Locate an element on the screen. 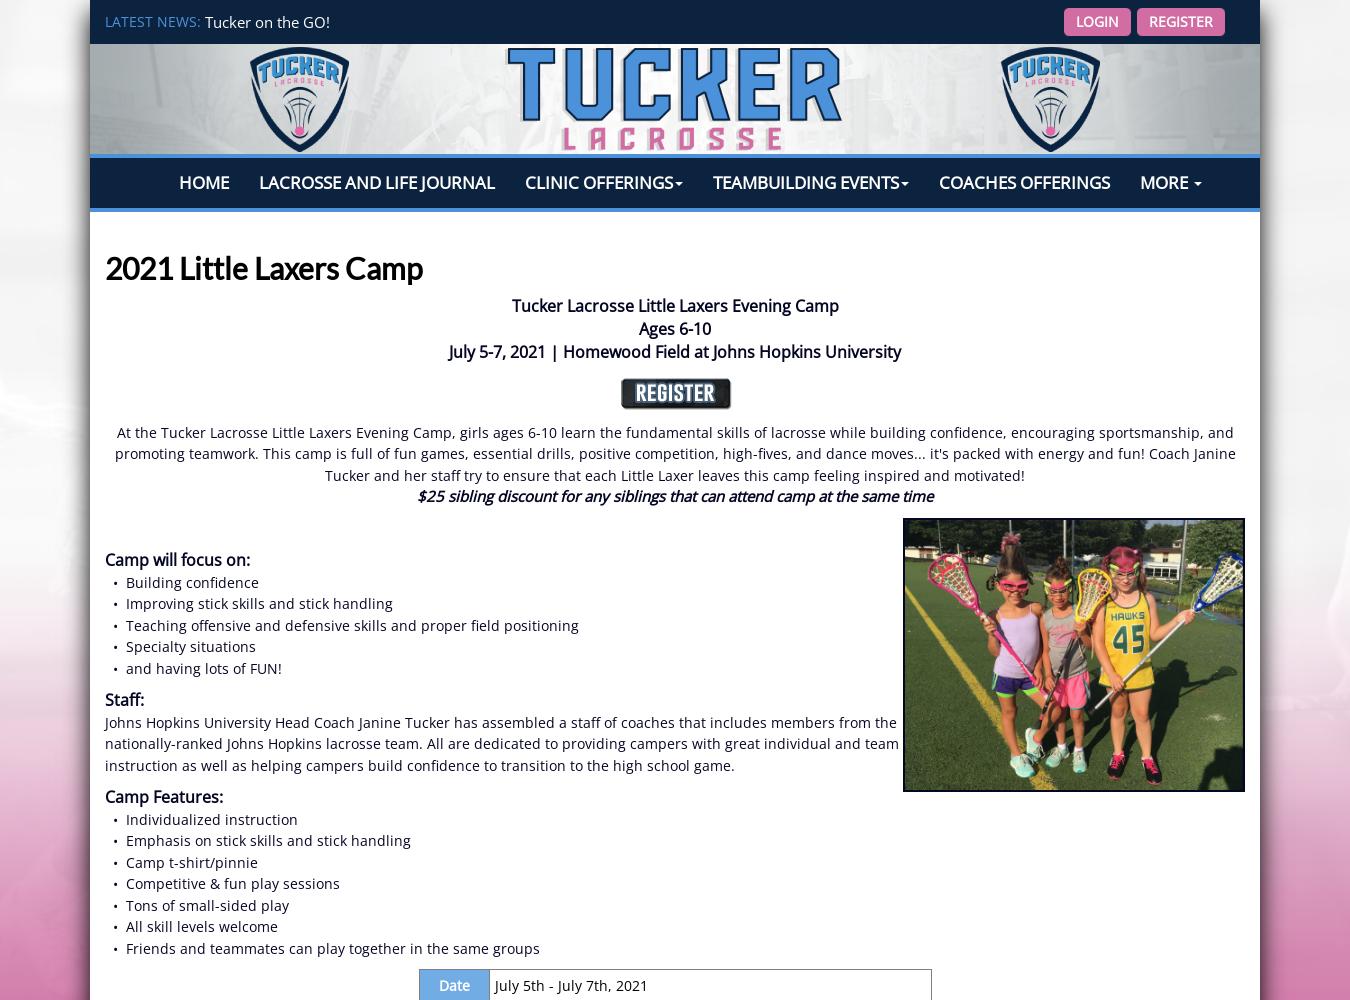 The height and width of the screenshot is (1000, 1350). '•  Building confidence' is located at coordinates (181, 580).